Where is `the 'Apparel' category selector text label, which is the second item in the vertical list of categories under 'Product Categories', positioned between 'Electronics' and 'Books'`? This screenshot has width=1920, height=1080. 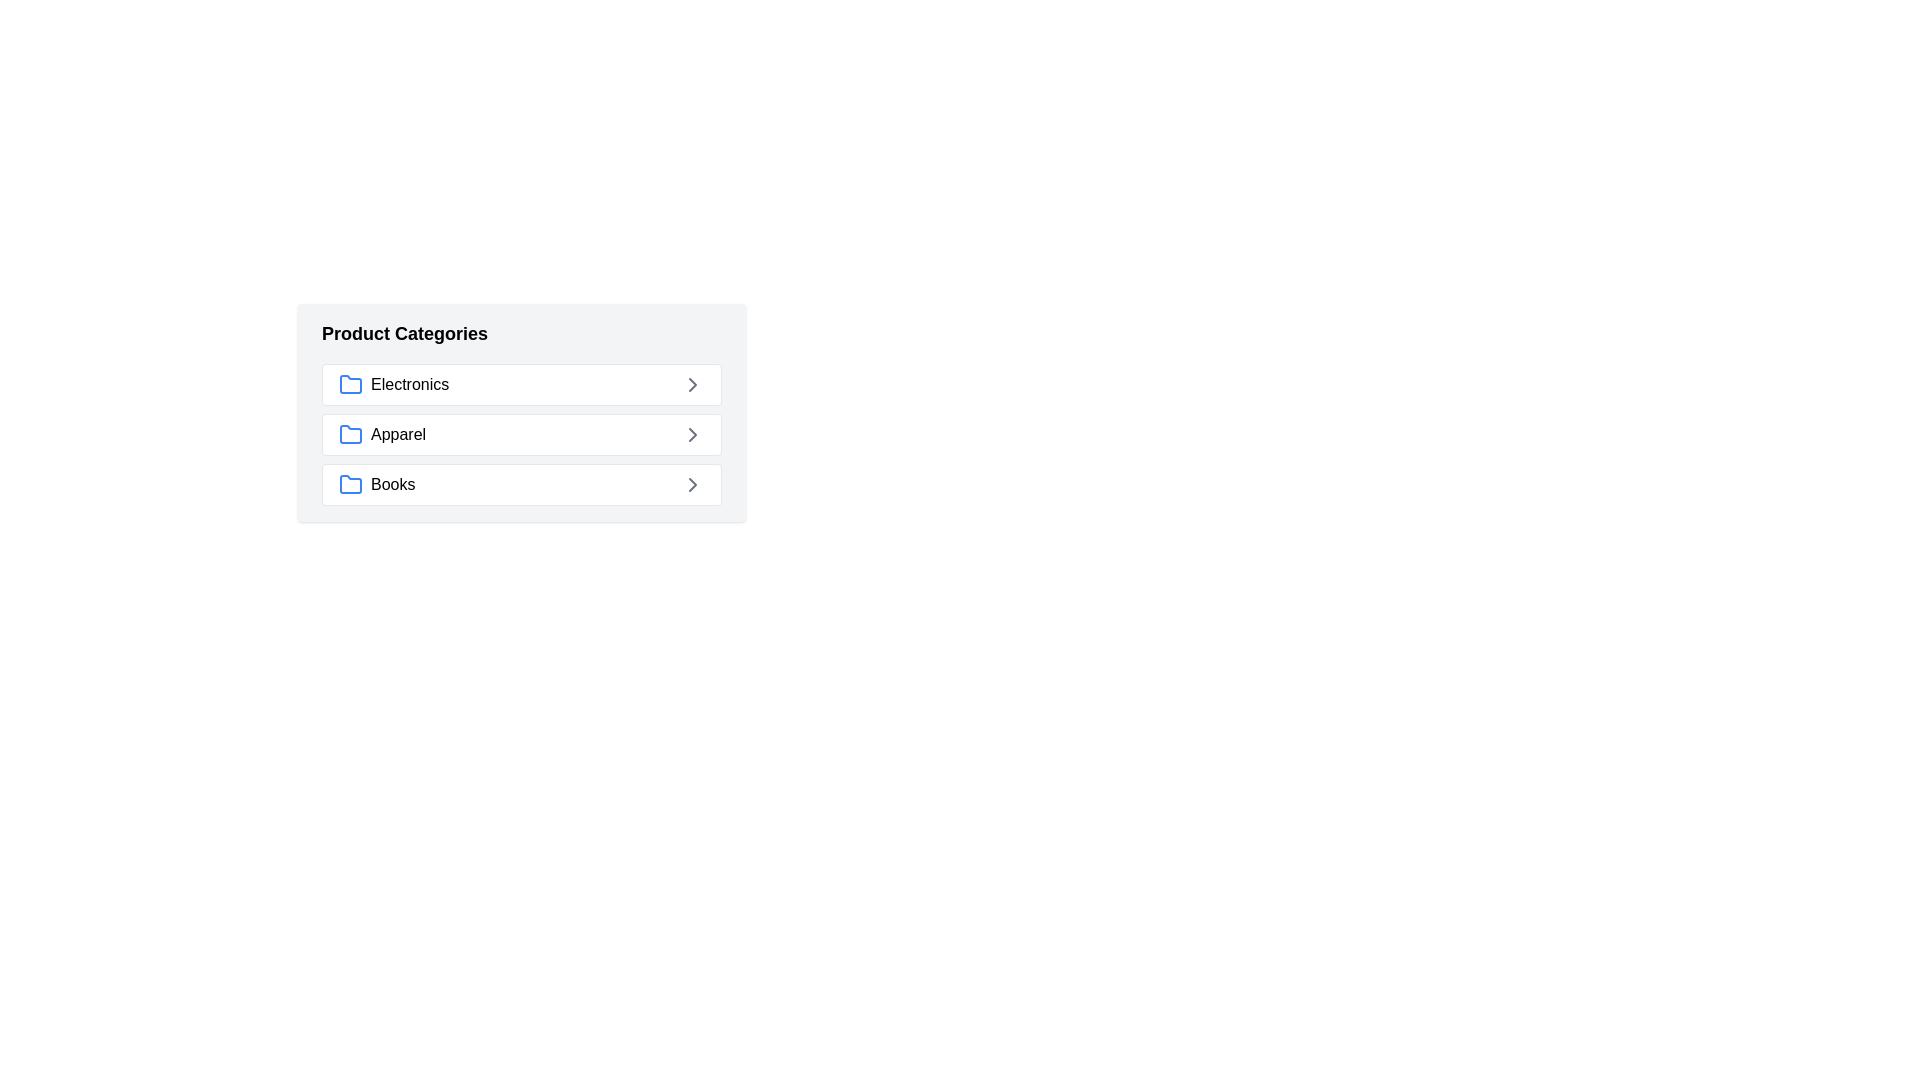 the 'Apparel' category selector text label, which is the second item in the vertical list of categories under 'Product Categories', positioned between 'Electronics' and 'Books' is located at coordinates (382, 434).